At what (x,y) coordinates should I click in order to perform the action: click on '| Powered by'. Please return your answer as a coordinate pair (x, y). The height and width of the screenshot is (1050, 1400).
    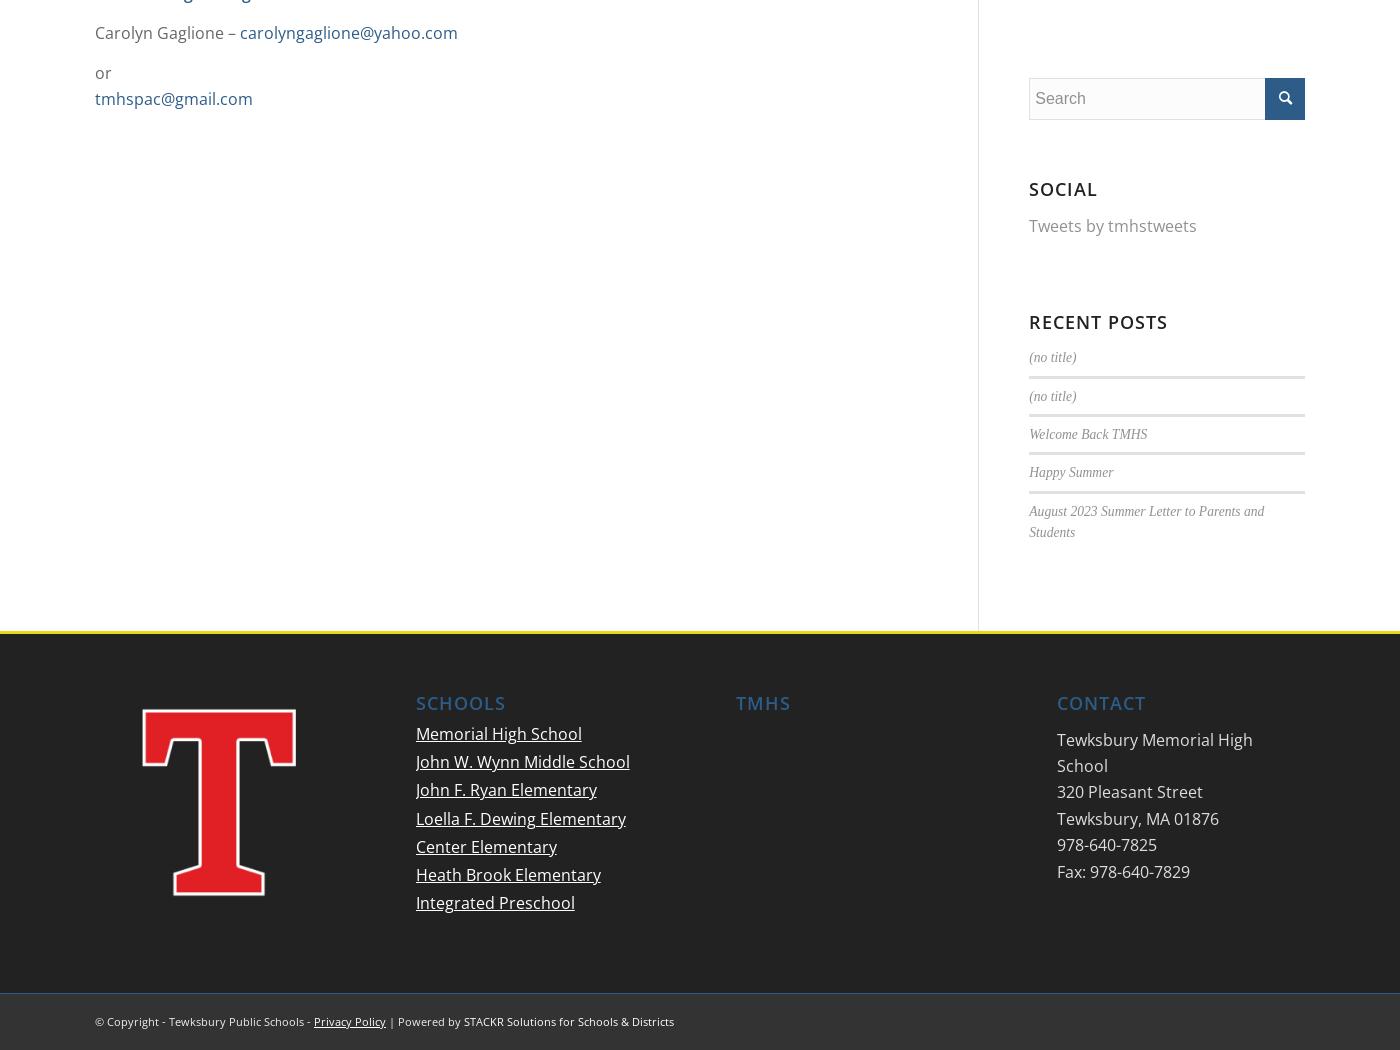
    Looking at the image, I should click on (424, 1020).